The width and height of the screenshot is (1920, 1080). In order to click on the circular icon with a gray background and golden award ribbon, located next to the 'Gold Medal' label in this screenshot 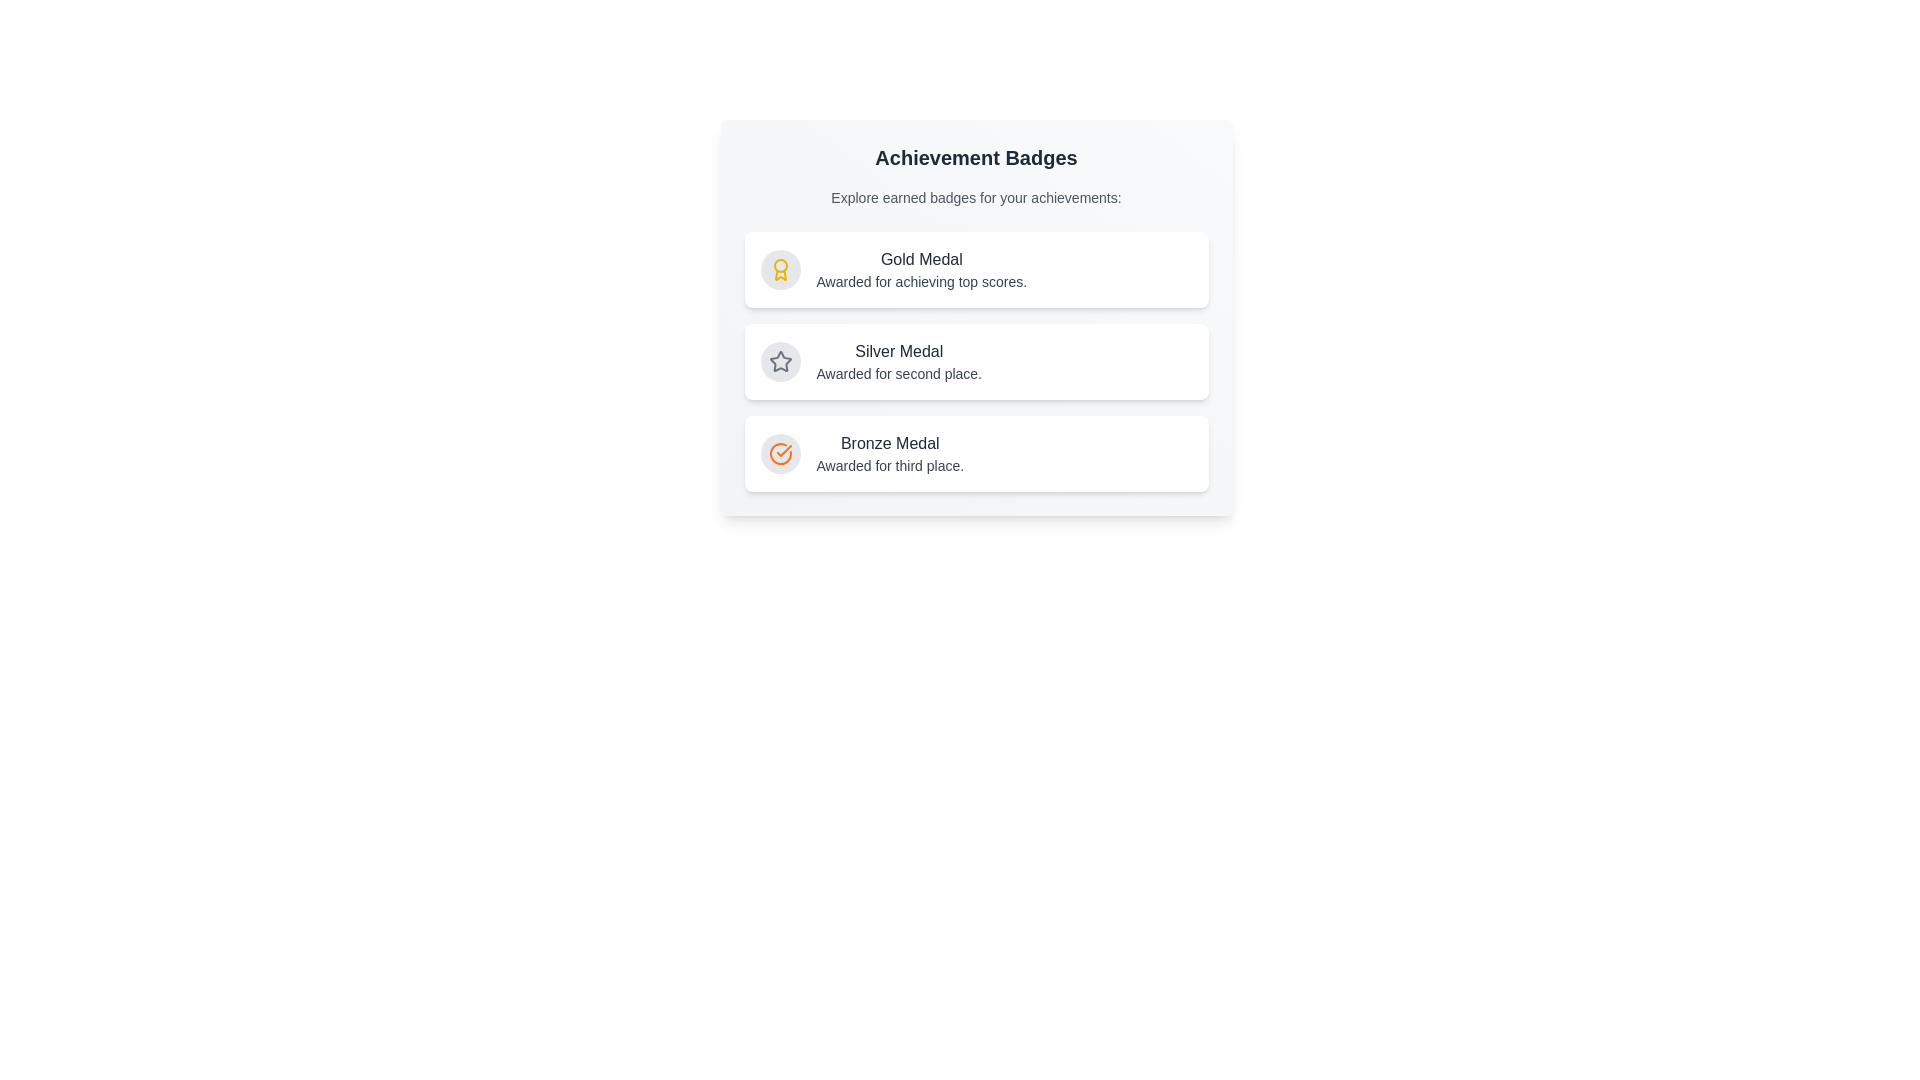, I will do `click(779, 270)`.